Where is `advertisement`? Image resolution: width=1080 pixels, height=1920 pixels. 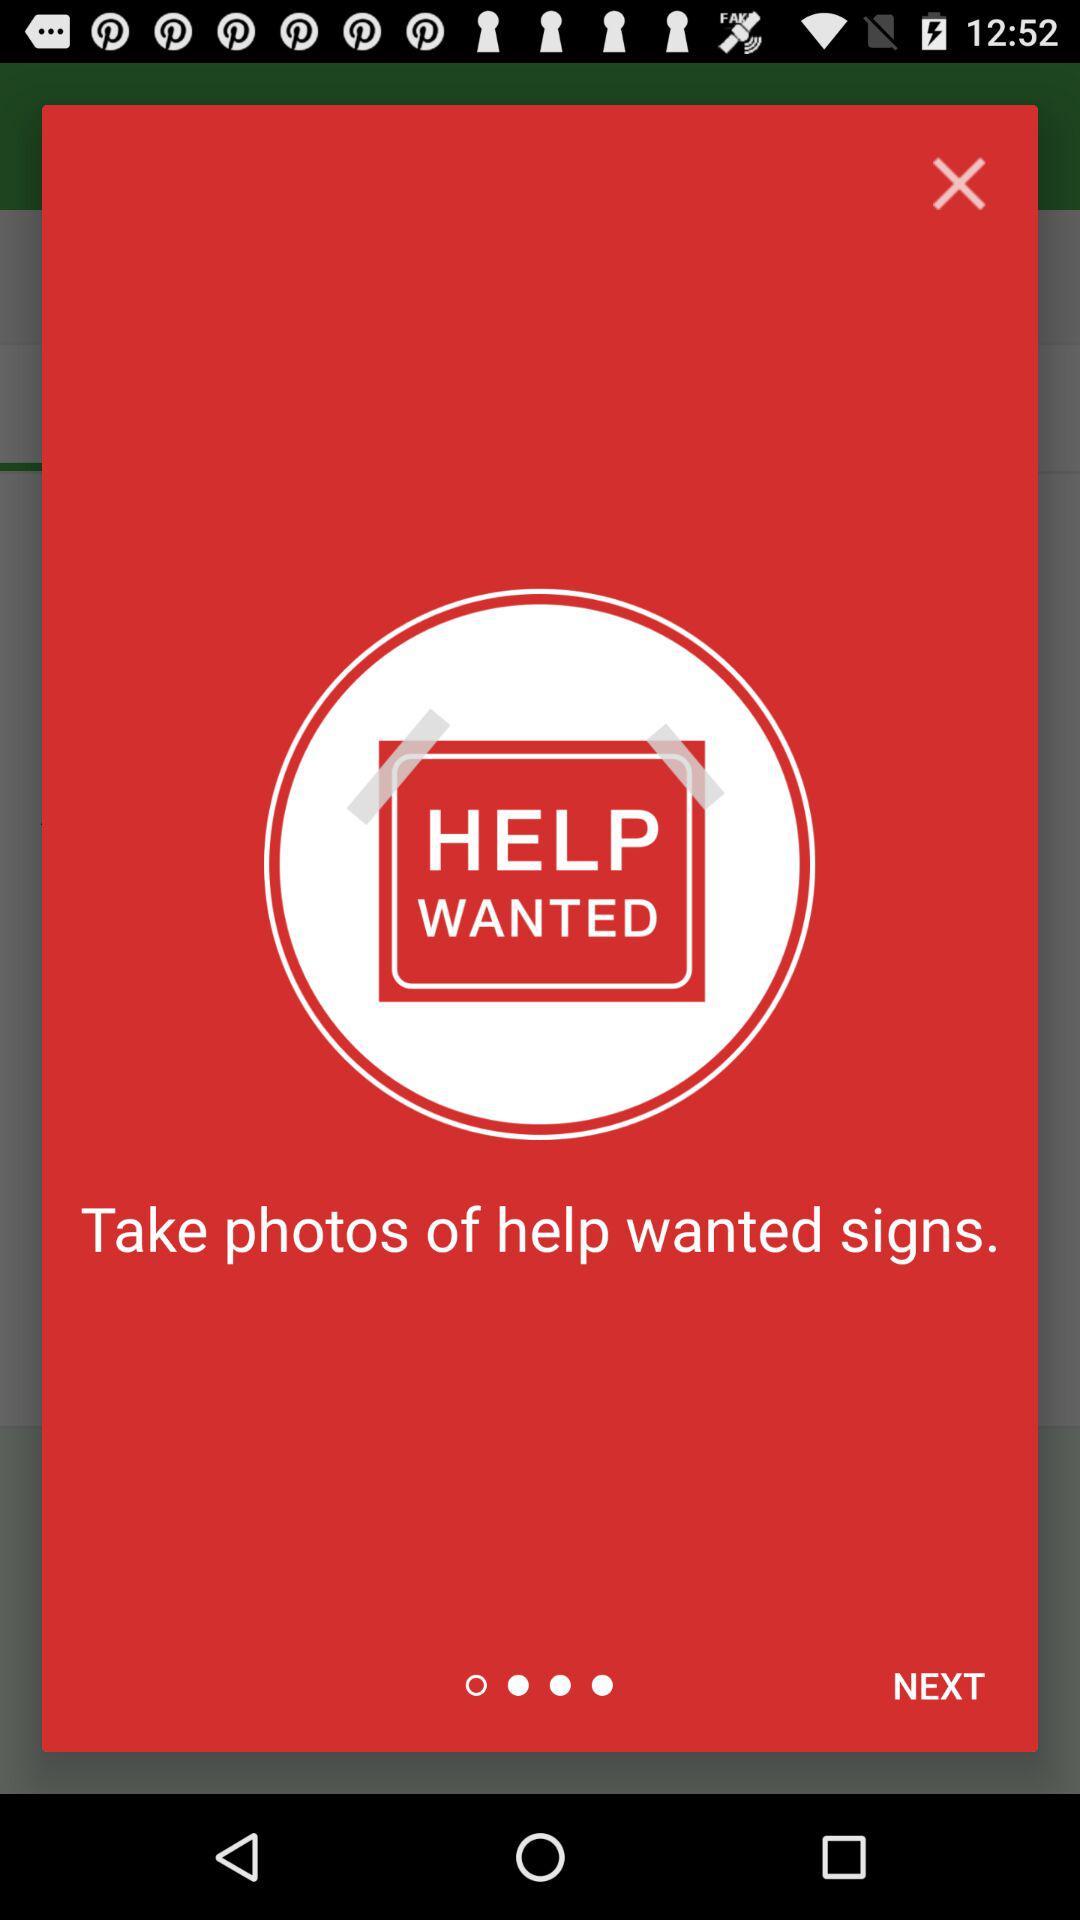
advertisement is located at coordinates (958, 183).